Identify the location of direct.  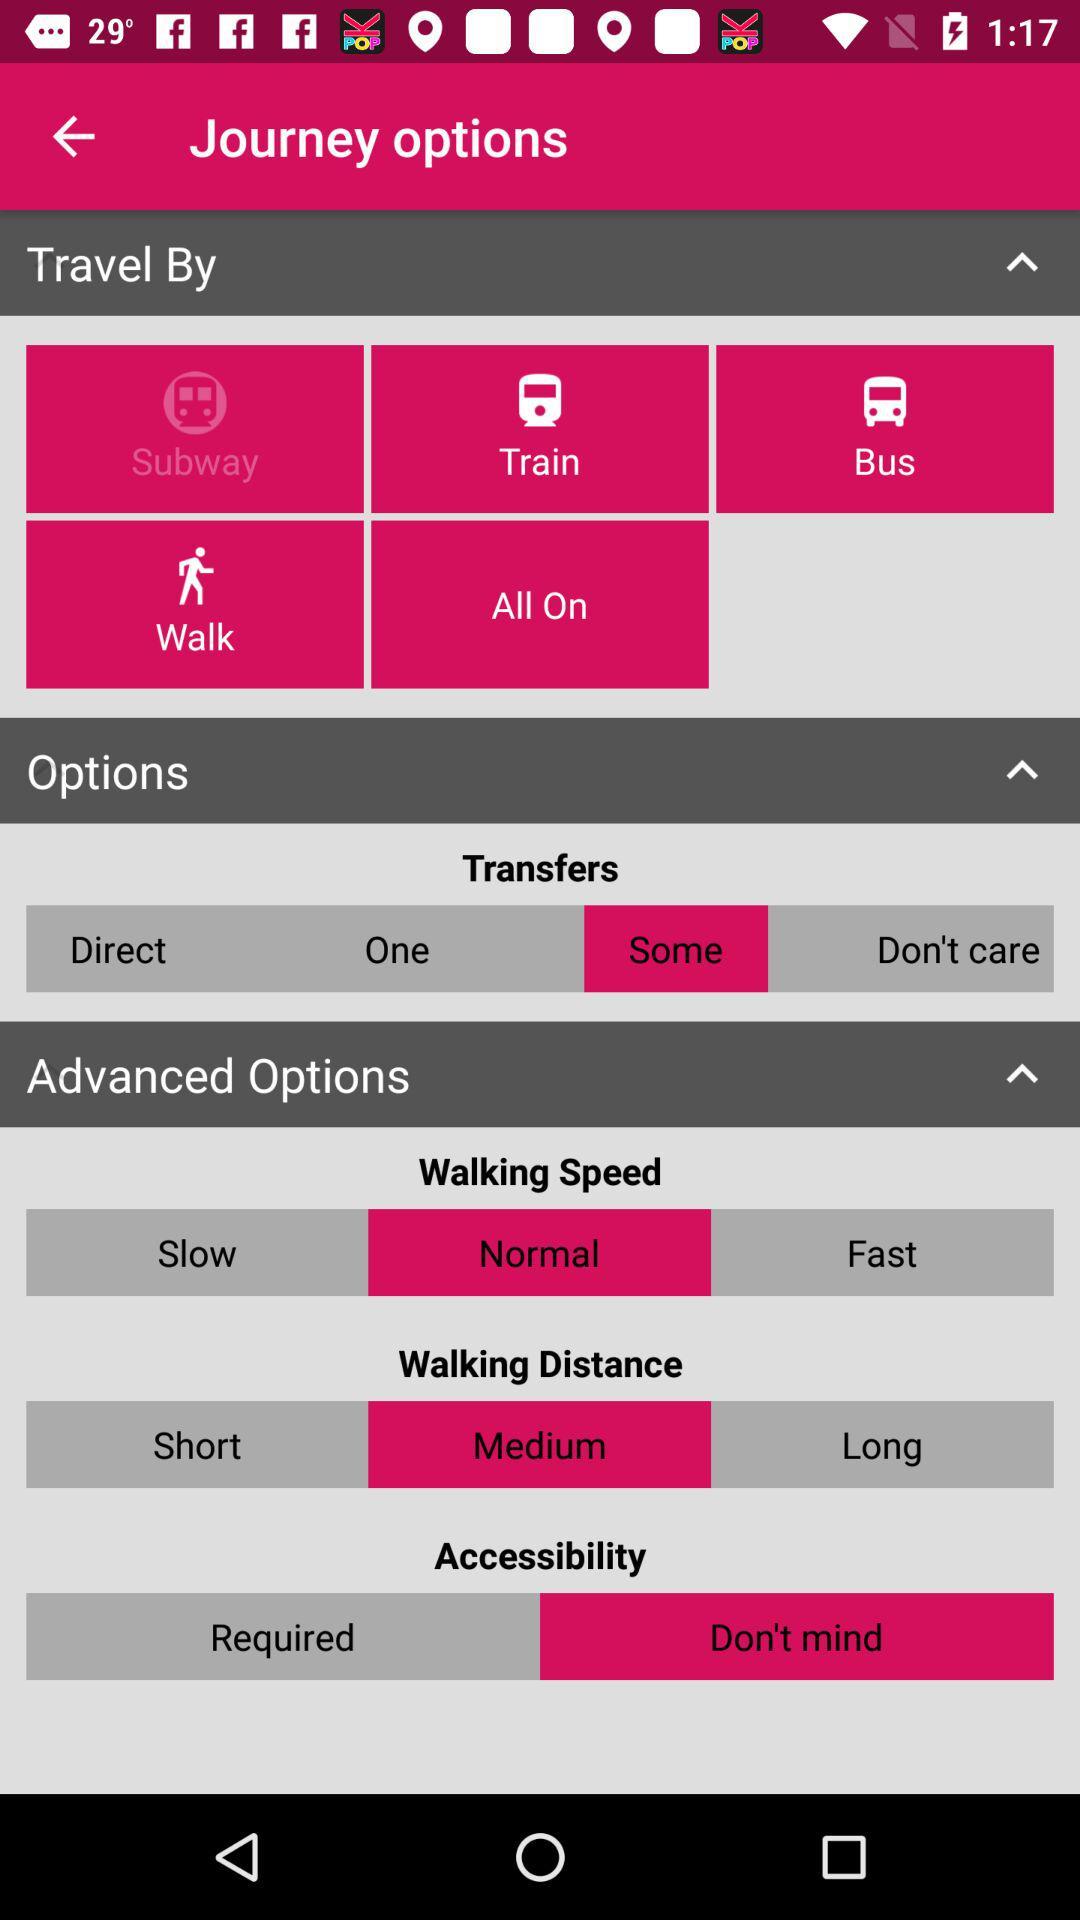
(118, 947).